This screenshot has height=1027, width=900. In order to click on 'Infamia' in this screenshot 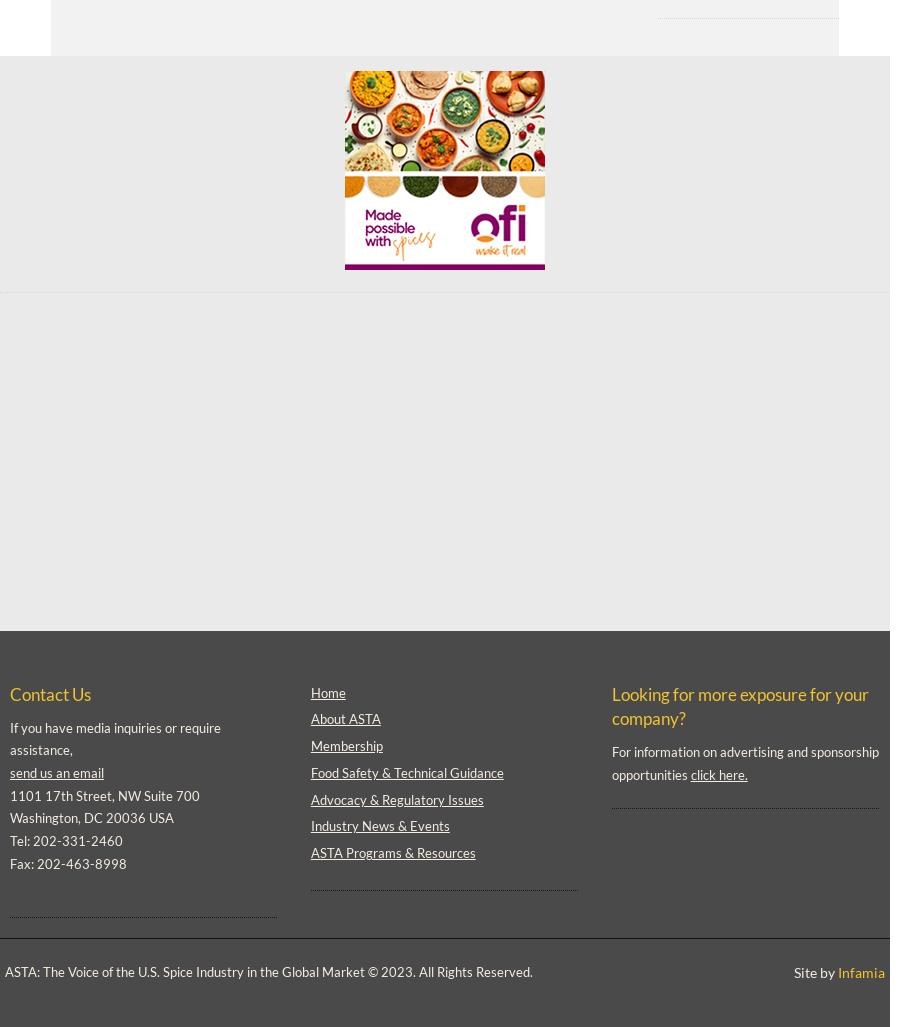, I will do `click(861, 970)`.